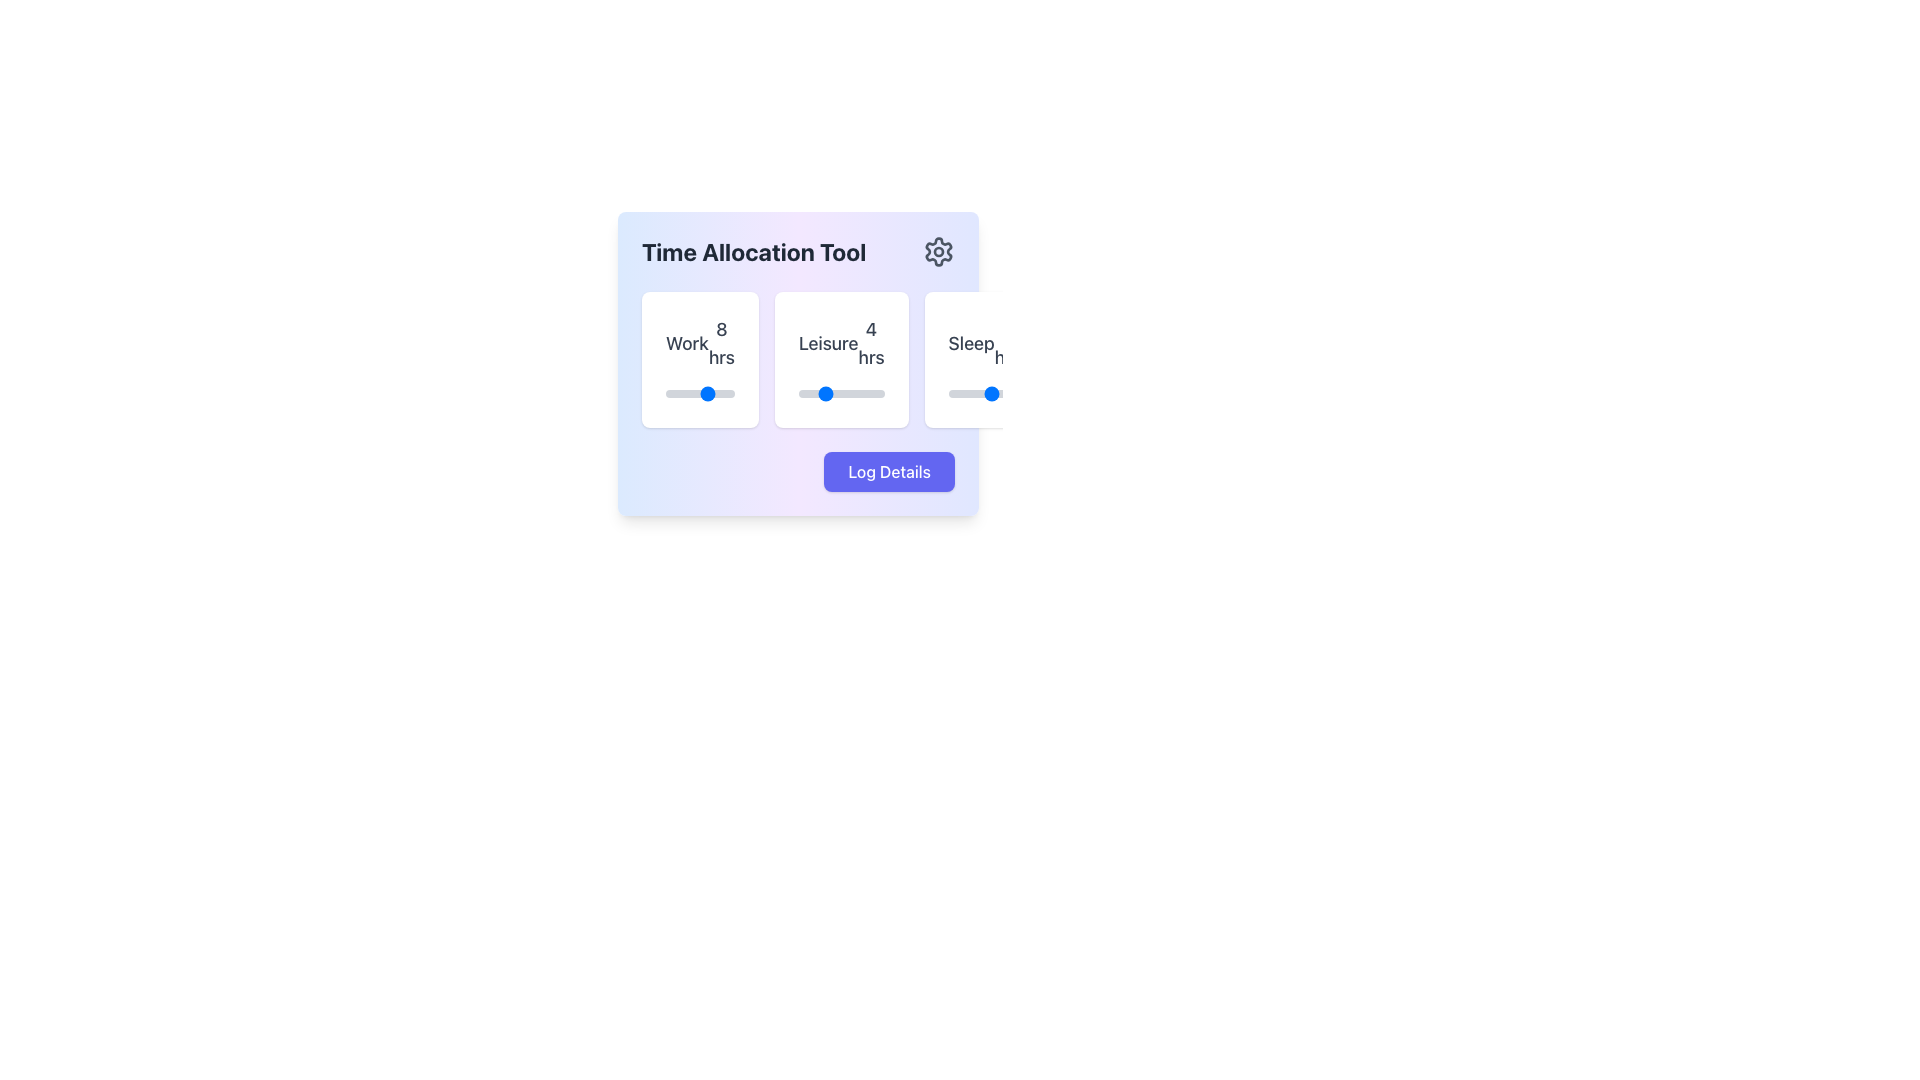 The width and height of the screenshot is (1920, 1080). I want to click on the 'Leisure' text label, which consists of 'Leisure' and '4 hrs' in bold, dark gray font, centrally located in the middle column above a slider component, so click(841, 342).